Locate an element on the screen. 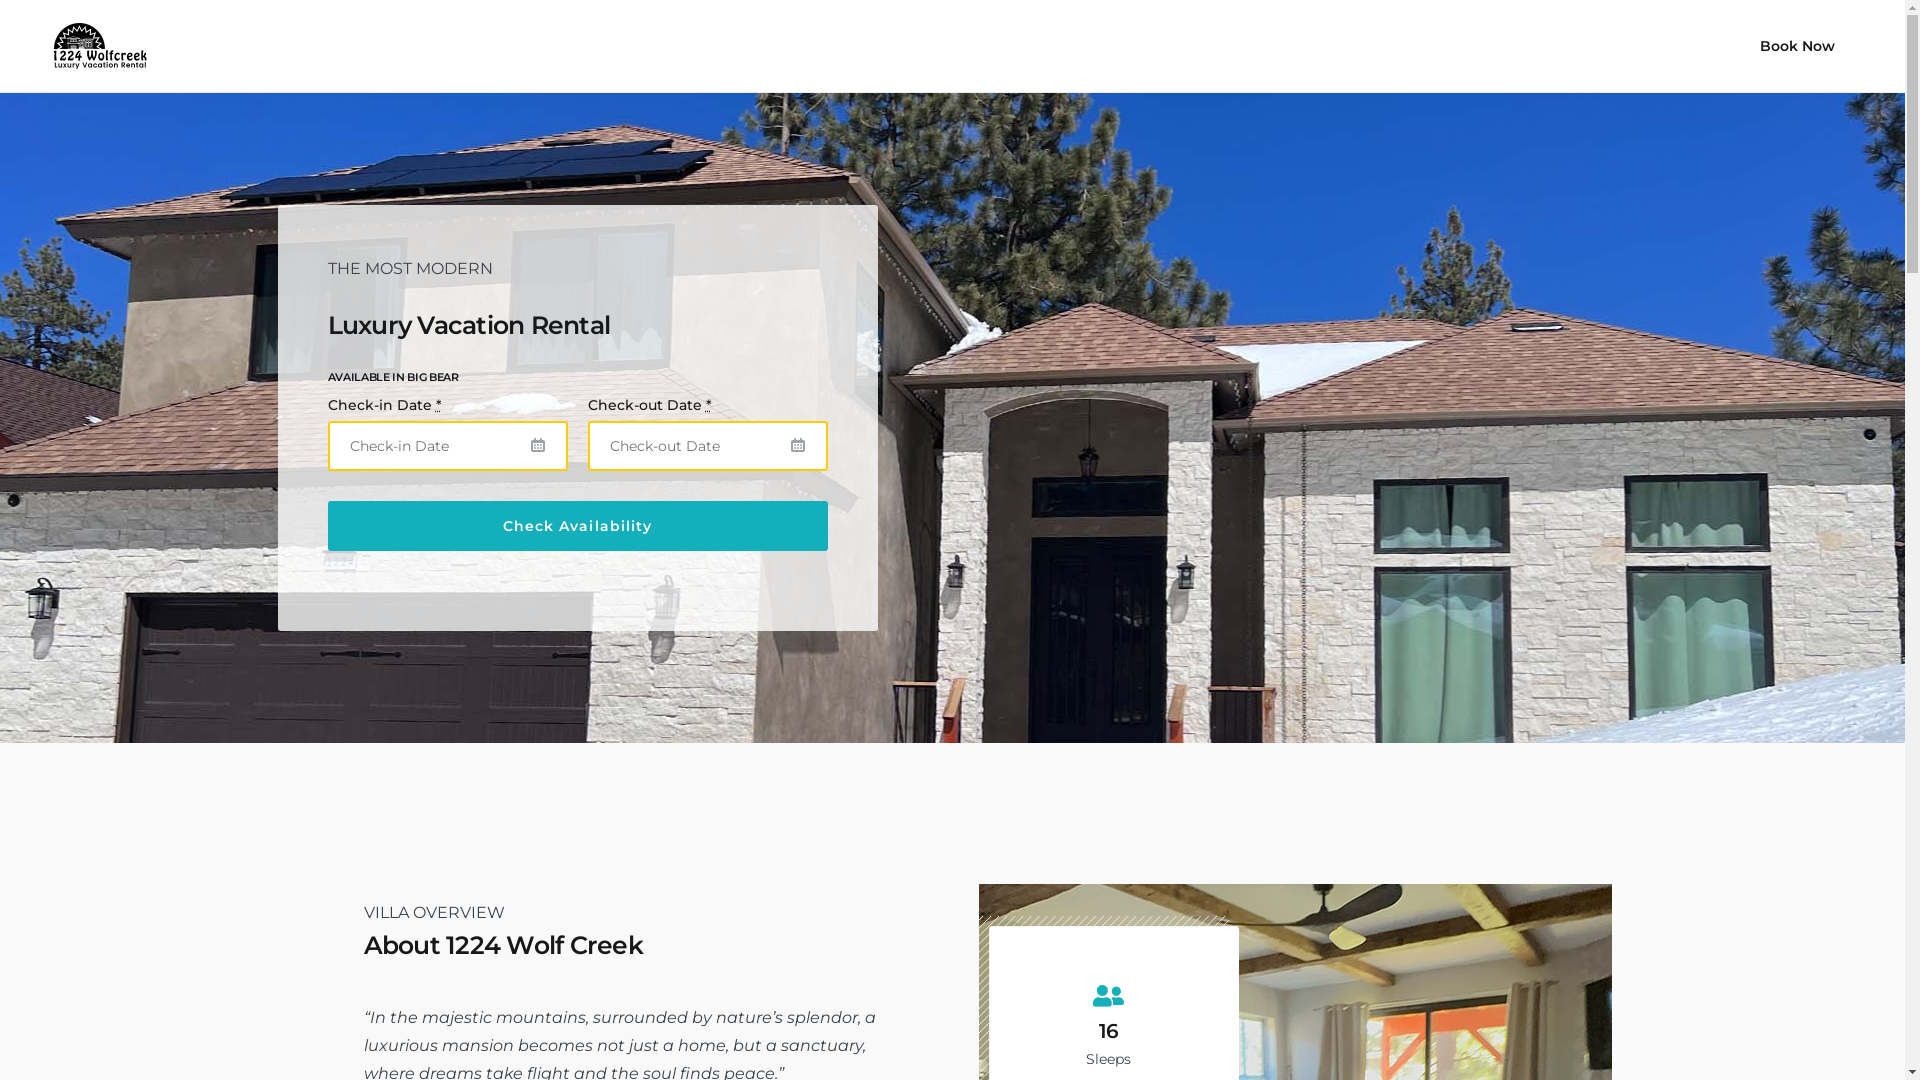  '1224 Wolf Creek' is located at coordinates (91, 45).